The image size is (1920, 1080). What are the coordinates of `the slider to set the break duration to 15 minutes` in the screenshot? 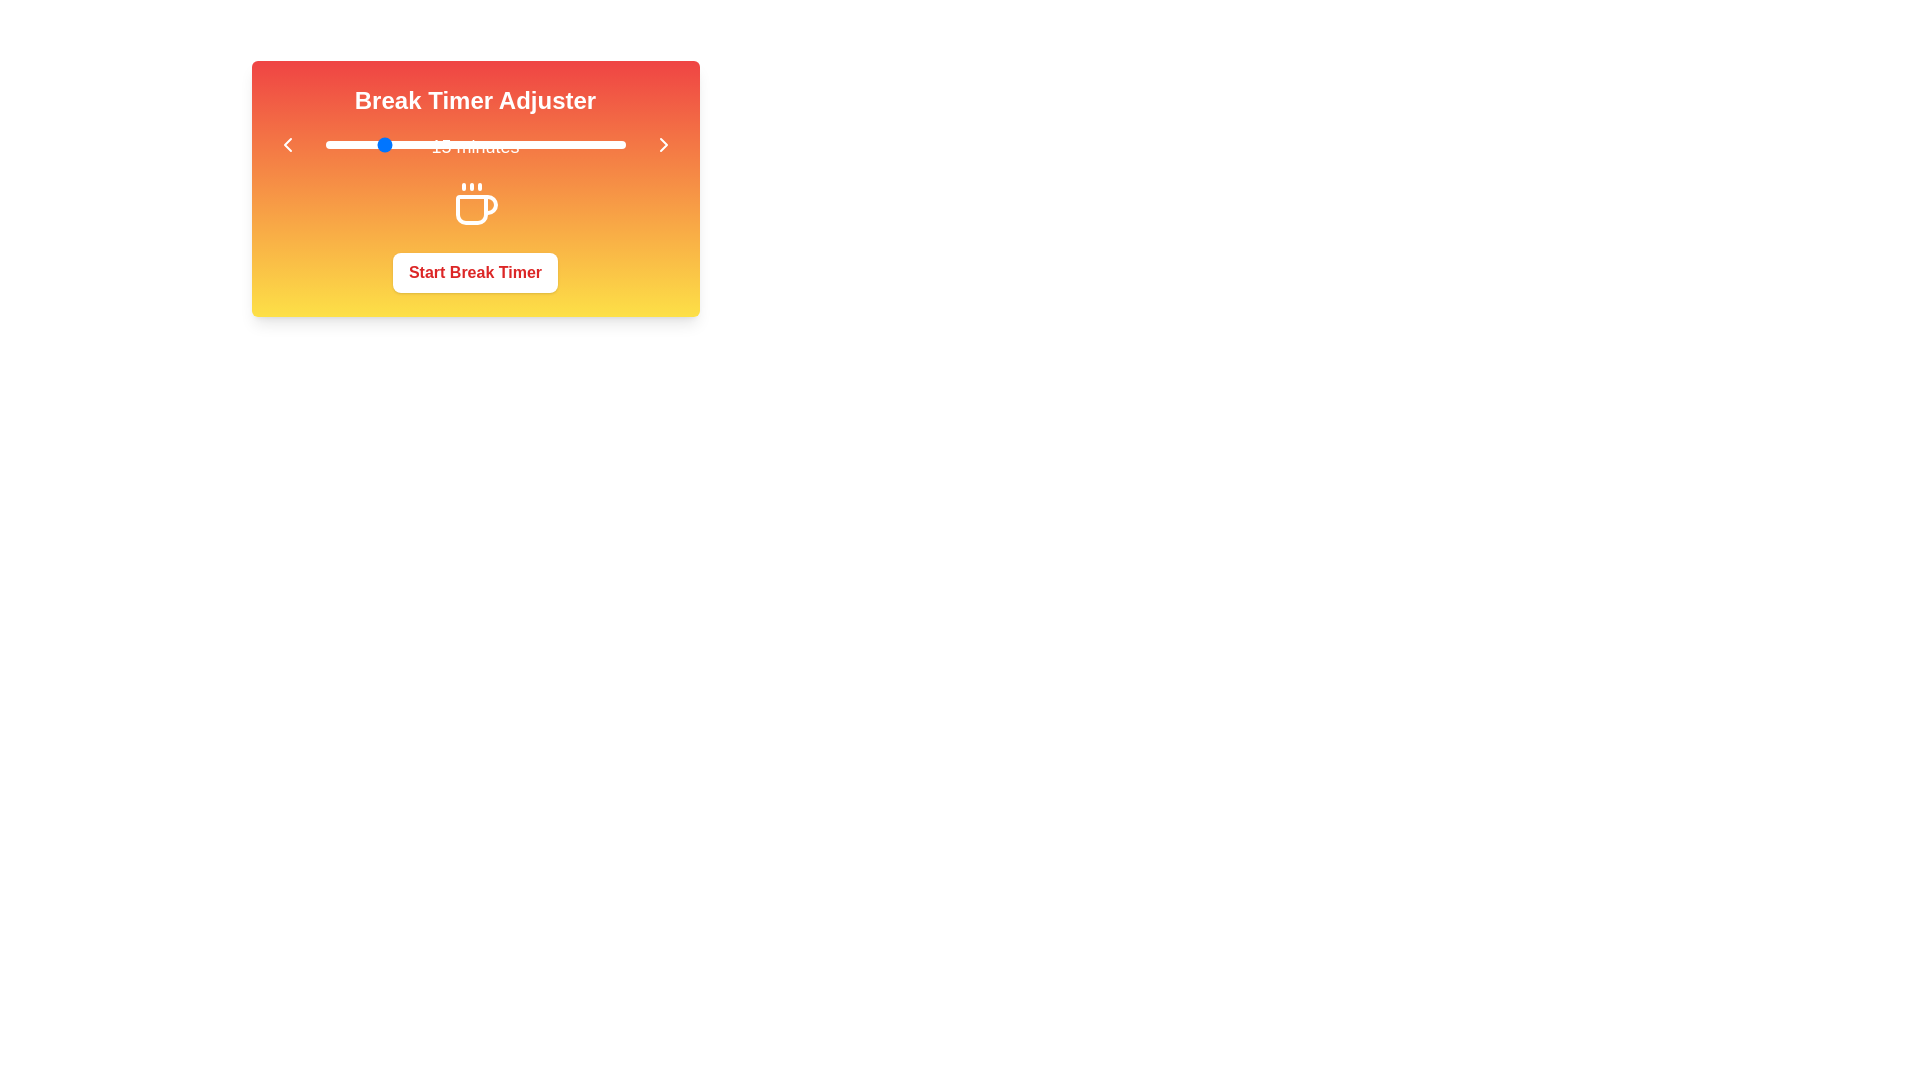 It's located at (379, 144).